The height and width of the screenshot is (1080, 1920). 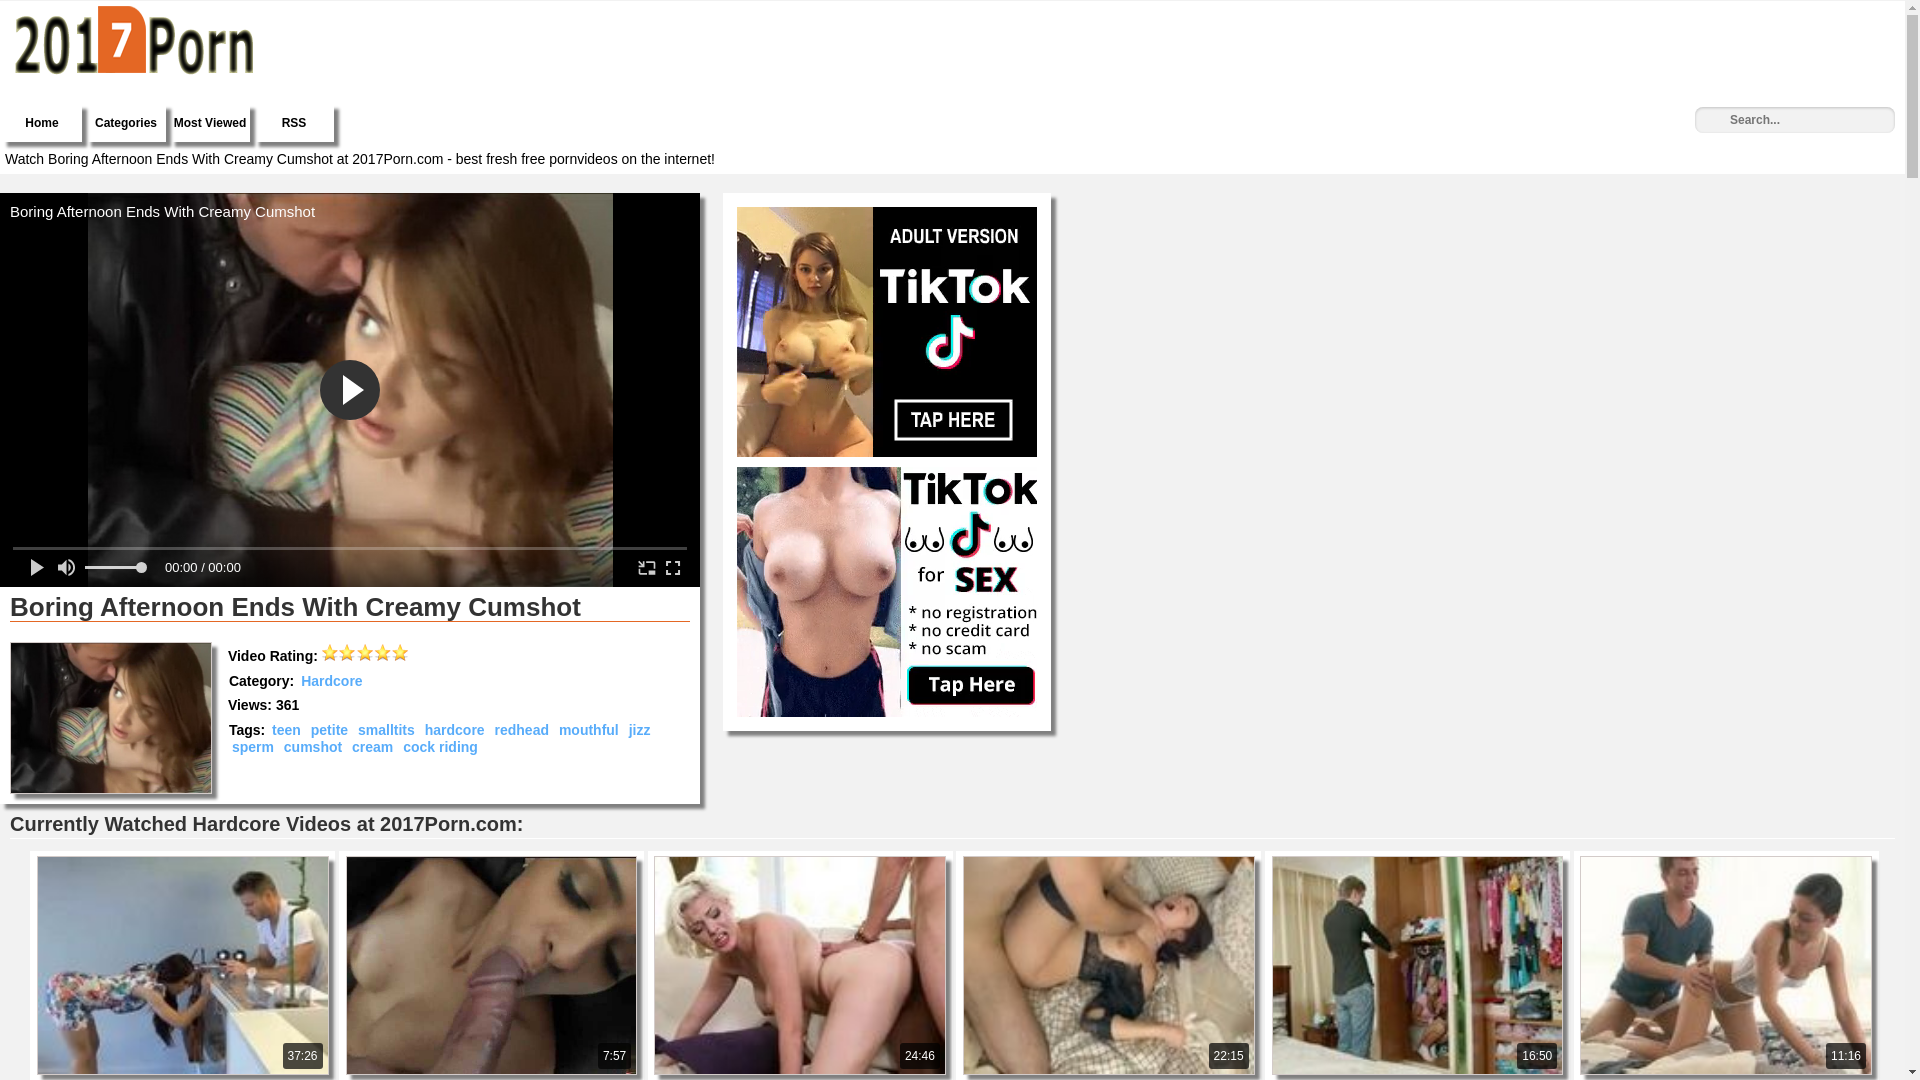 What do you see at coordinates (210, 123) in the screenshot?
I see `'Most Viewed'` at bounding box center [210, 123].